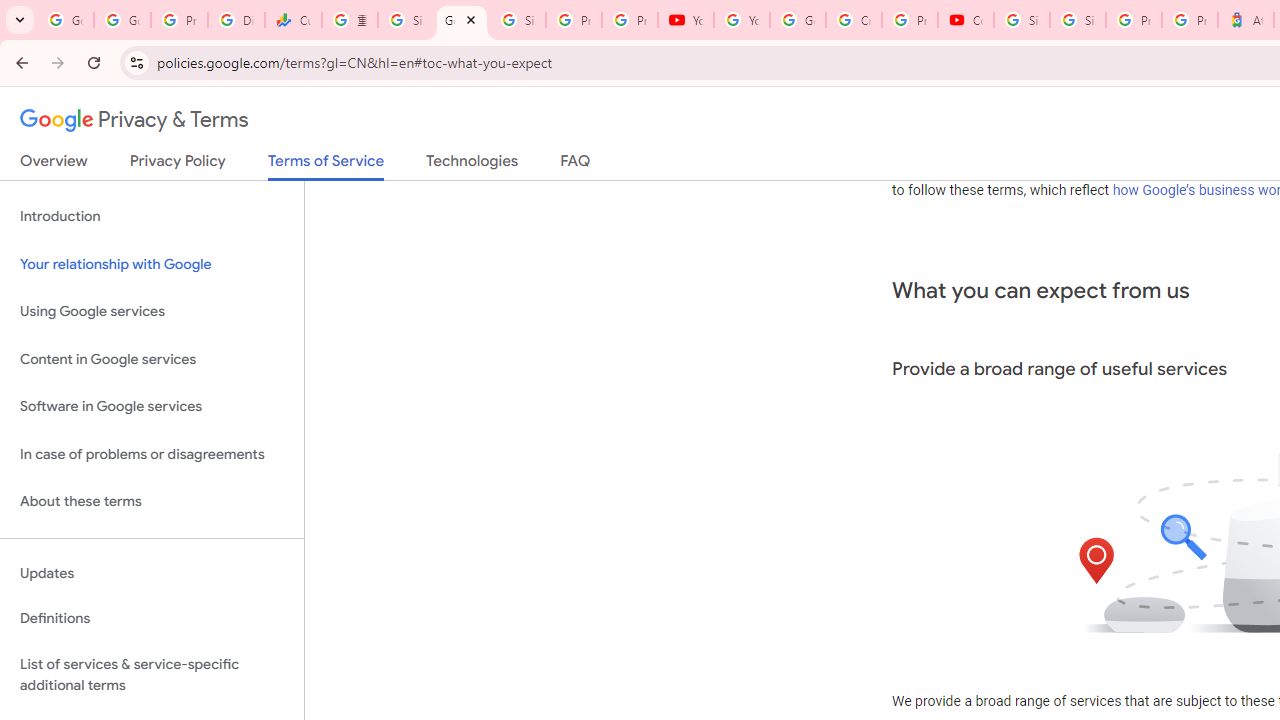 This screenshot has height=720, width=1280. Describe the element at coordinates (151, 312) in the screenshot. I see `'Using Google services'` at that location.